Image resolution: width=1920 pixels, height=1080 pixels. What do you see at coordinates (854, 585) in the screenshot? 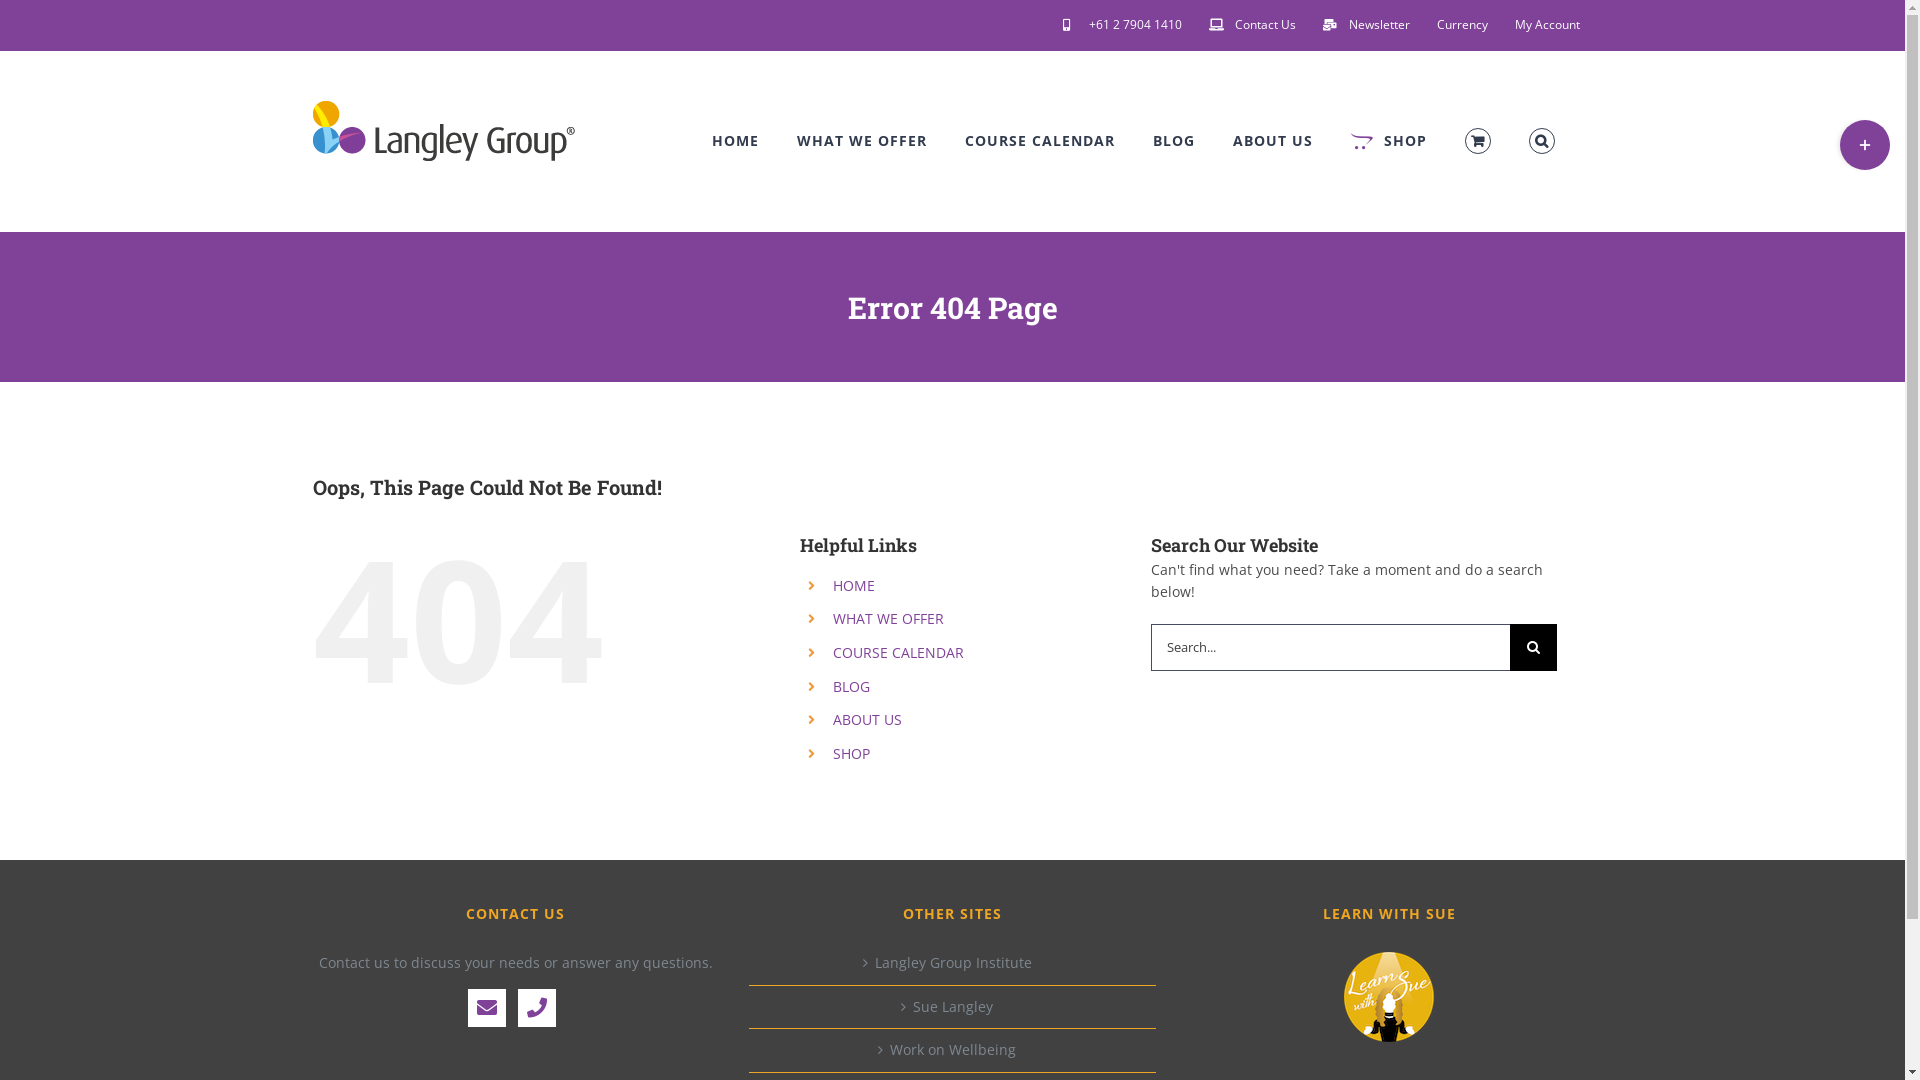
I see `'HOME'` at bounding box center [854, 585].